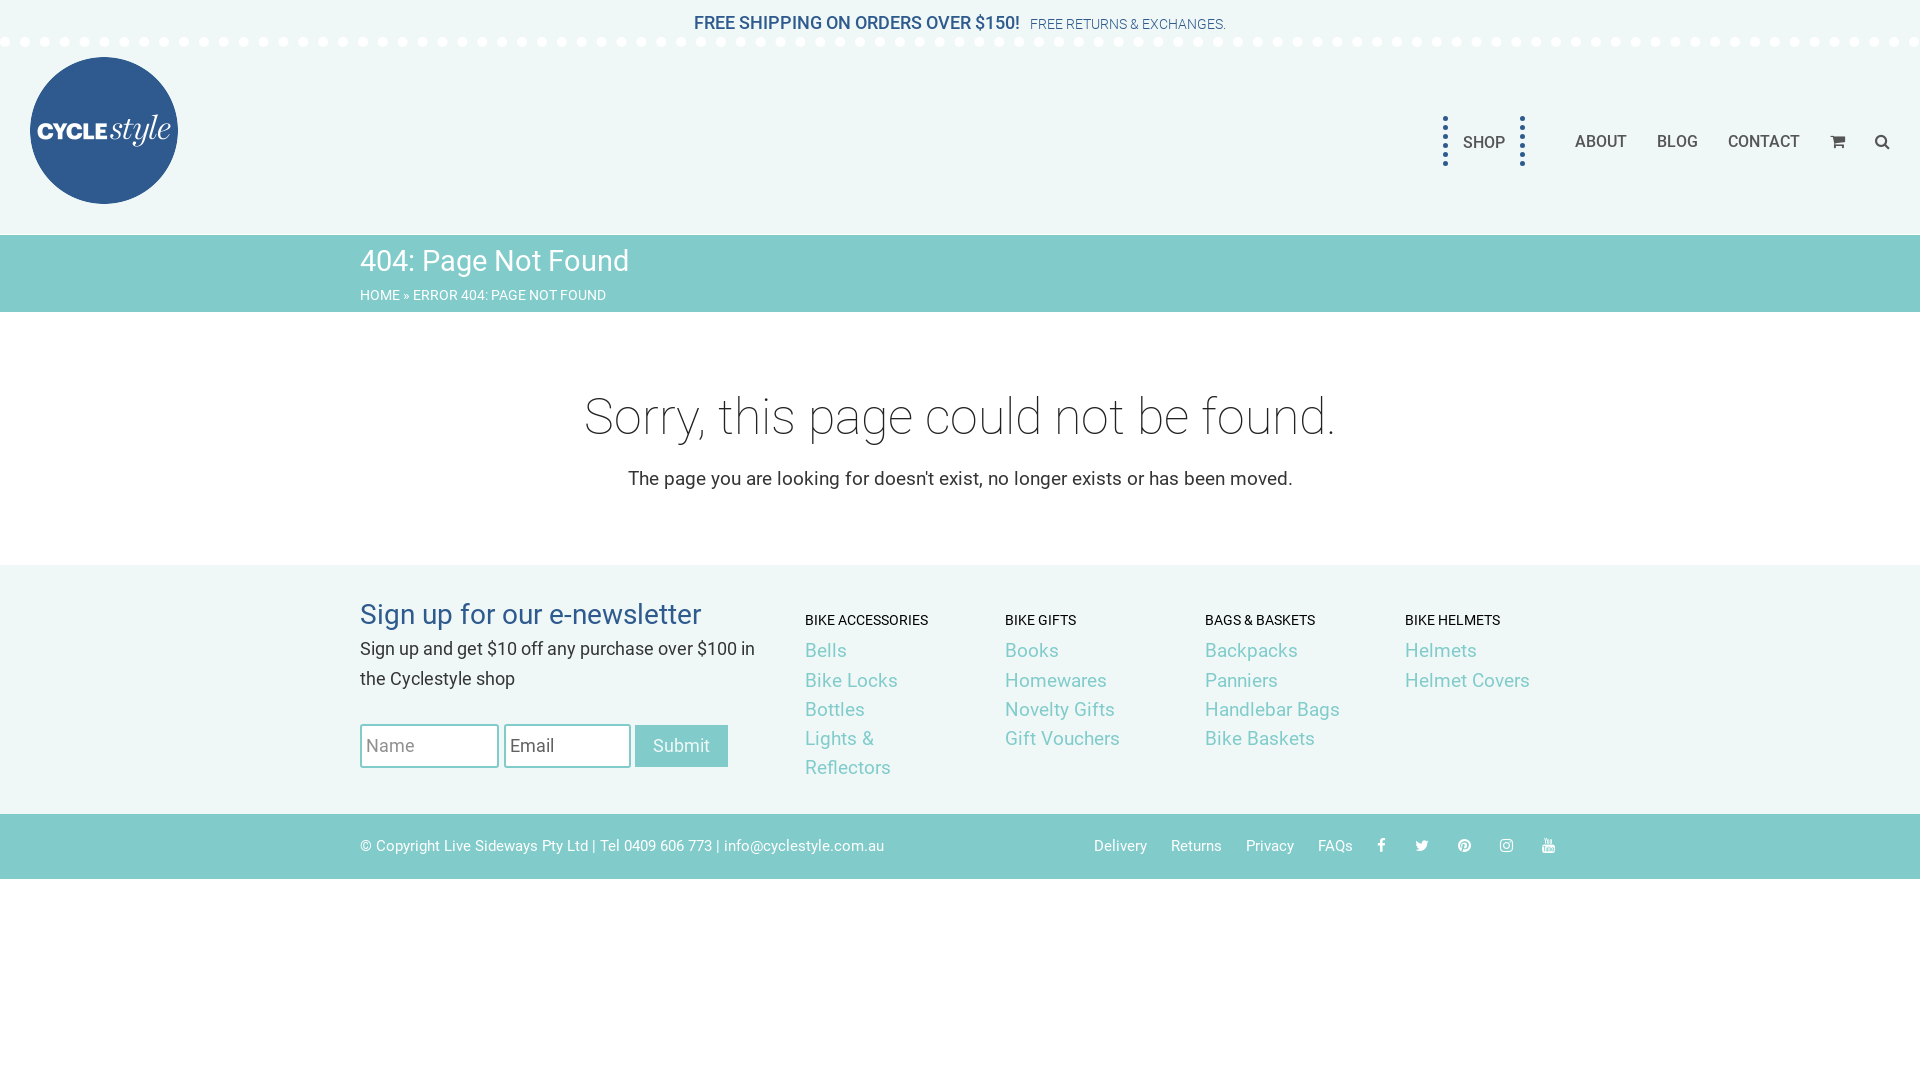 This screenshot has height=1080, width=1920. I want to click on 'SHOP', so click(1483, 140).